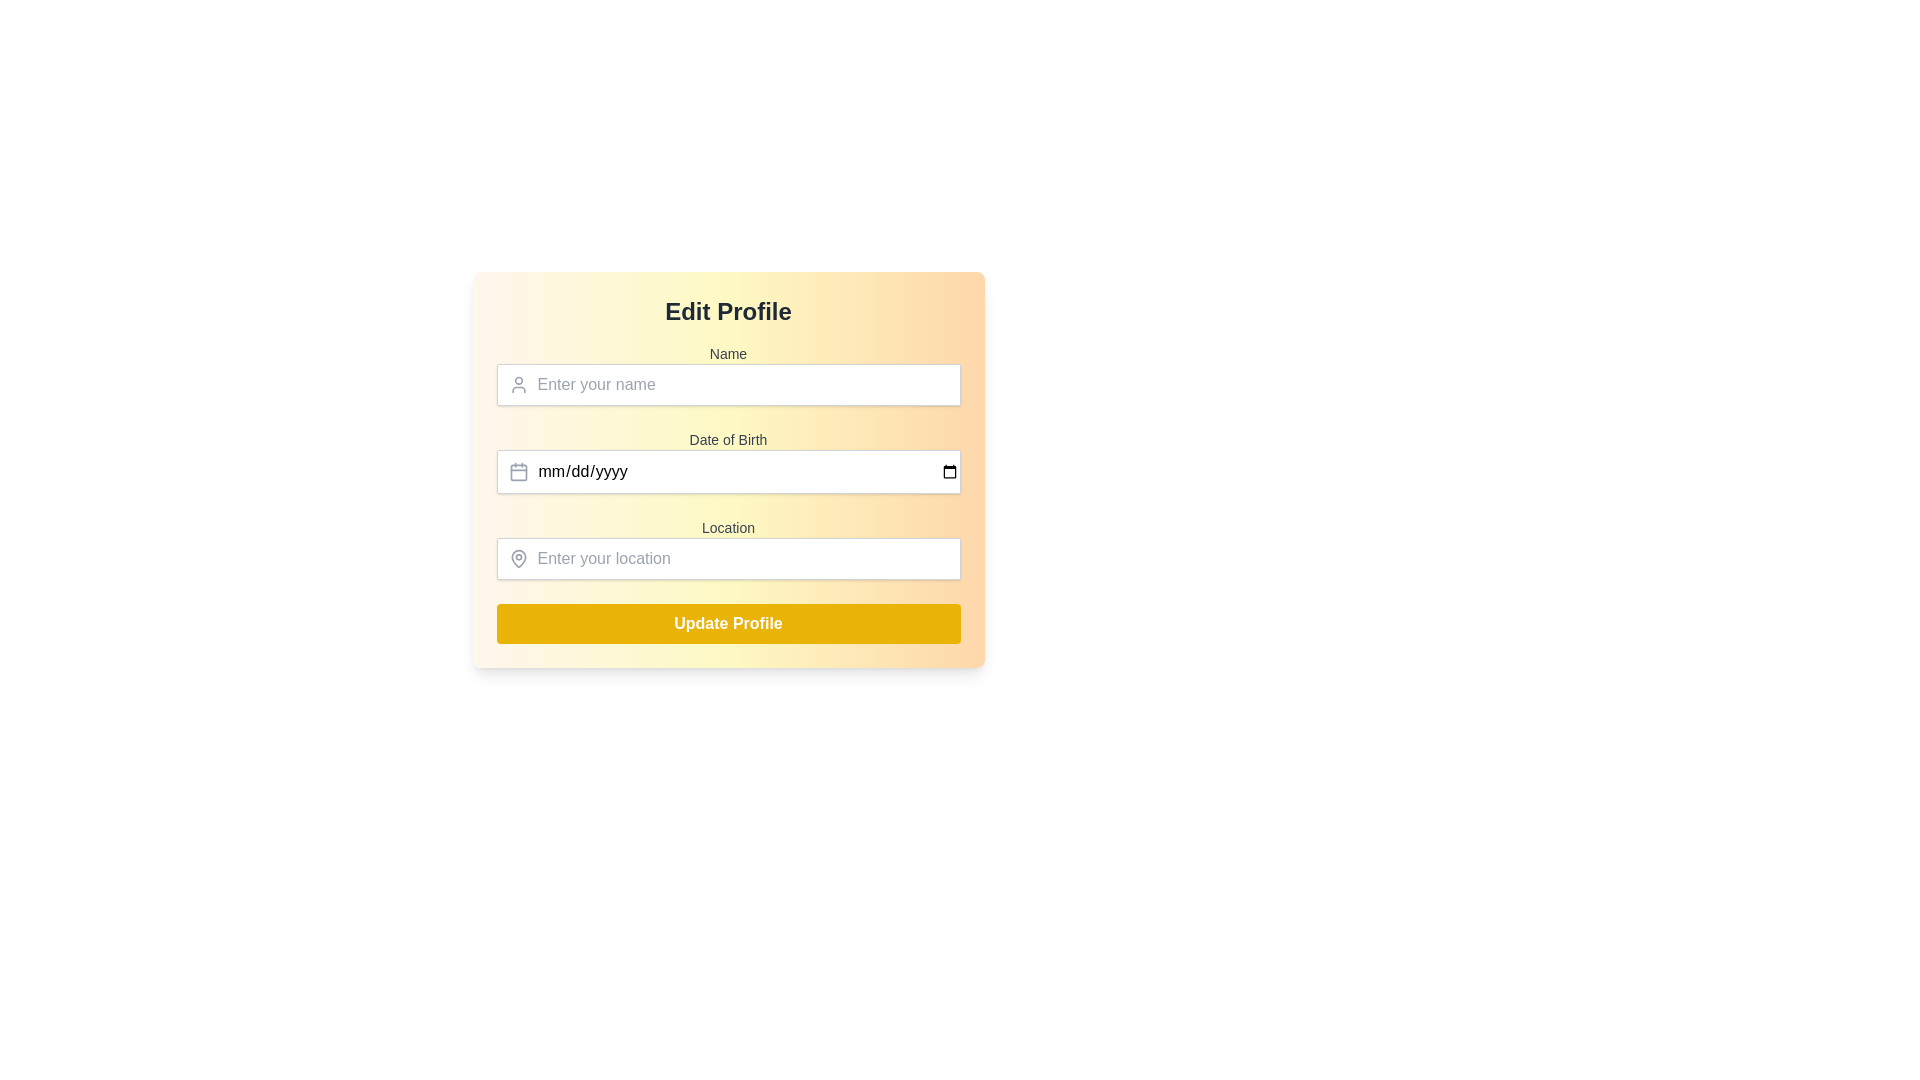 This screenshot has width=1920, height=1080. What do you see at coordinates (727, 471) in the screenshot?
I see `the date input field labeled 'Date of Birth' to focus on it` at bounding box center [727, 471].